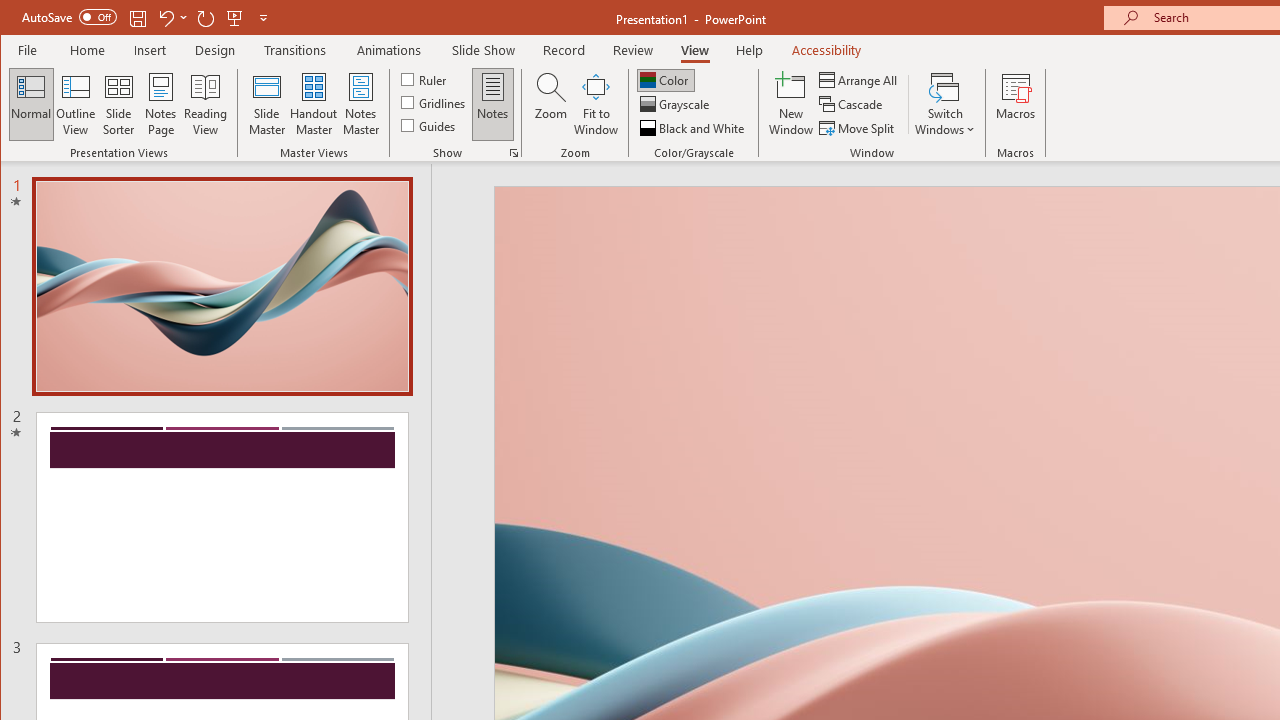  I want to click on 'Notes', so click(493, 104).